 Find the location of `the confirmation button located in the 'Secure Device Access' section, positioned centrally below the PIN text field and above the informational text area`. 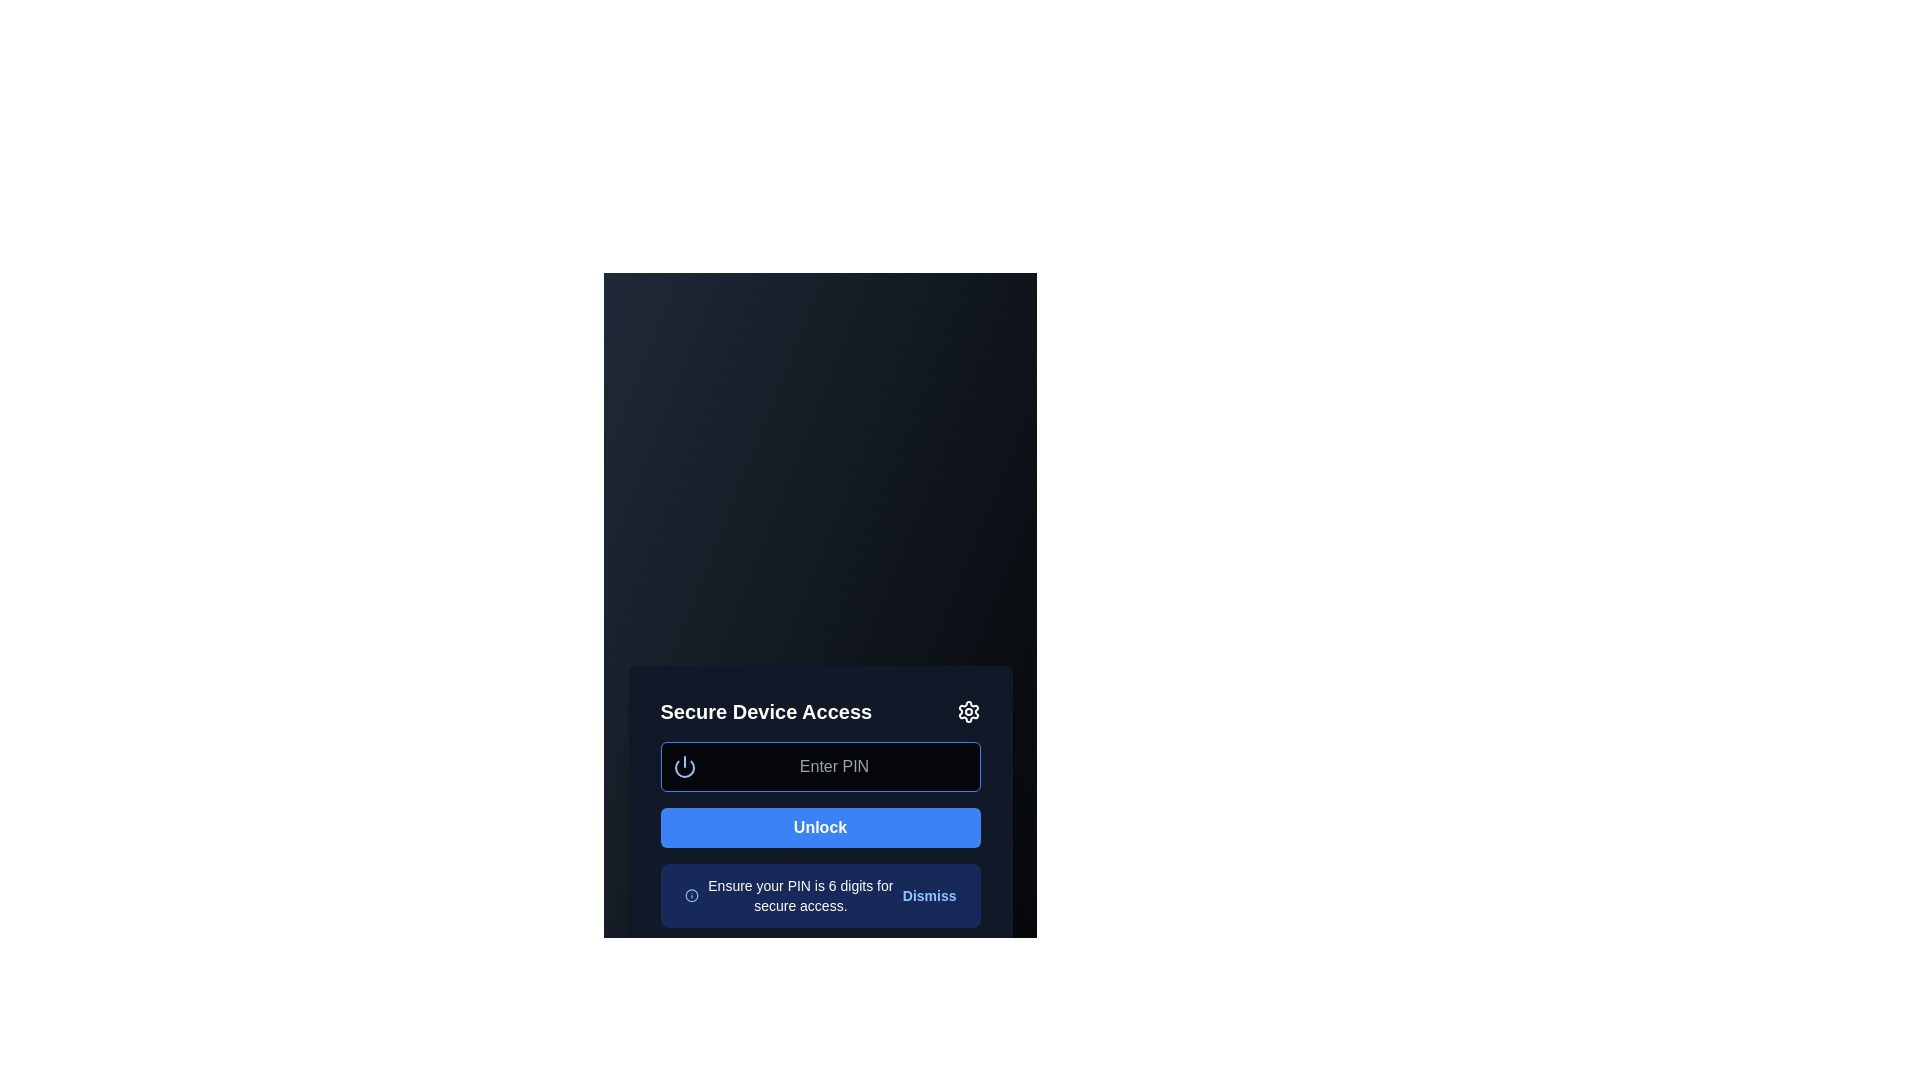

the confirmation button located in the 'Secure Device Access' section, positioned centrally below the PIN text field and above the informational text area is located at coordinates (820, 828).